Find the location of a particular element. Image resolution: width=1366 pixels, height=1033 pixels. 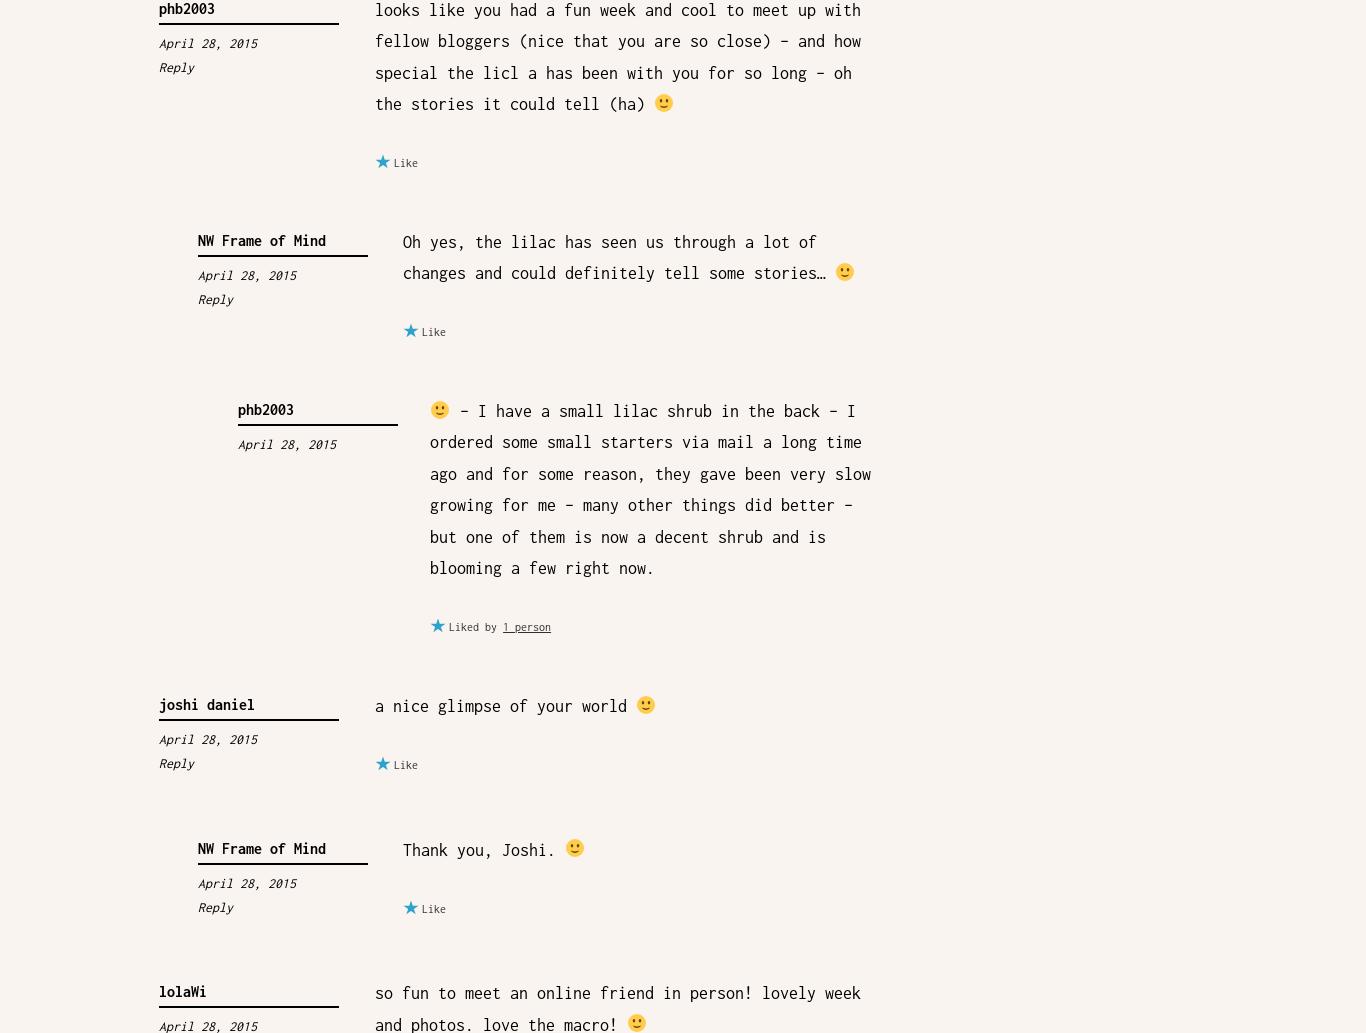

'Thank you, Joshi.' is located at coordinates (401, 849).